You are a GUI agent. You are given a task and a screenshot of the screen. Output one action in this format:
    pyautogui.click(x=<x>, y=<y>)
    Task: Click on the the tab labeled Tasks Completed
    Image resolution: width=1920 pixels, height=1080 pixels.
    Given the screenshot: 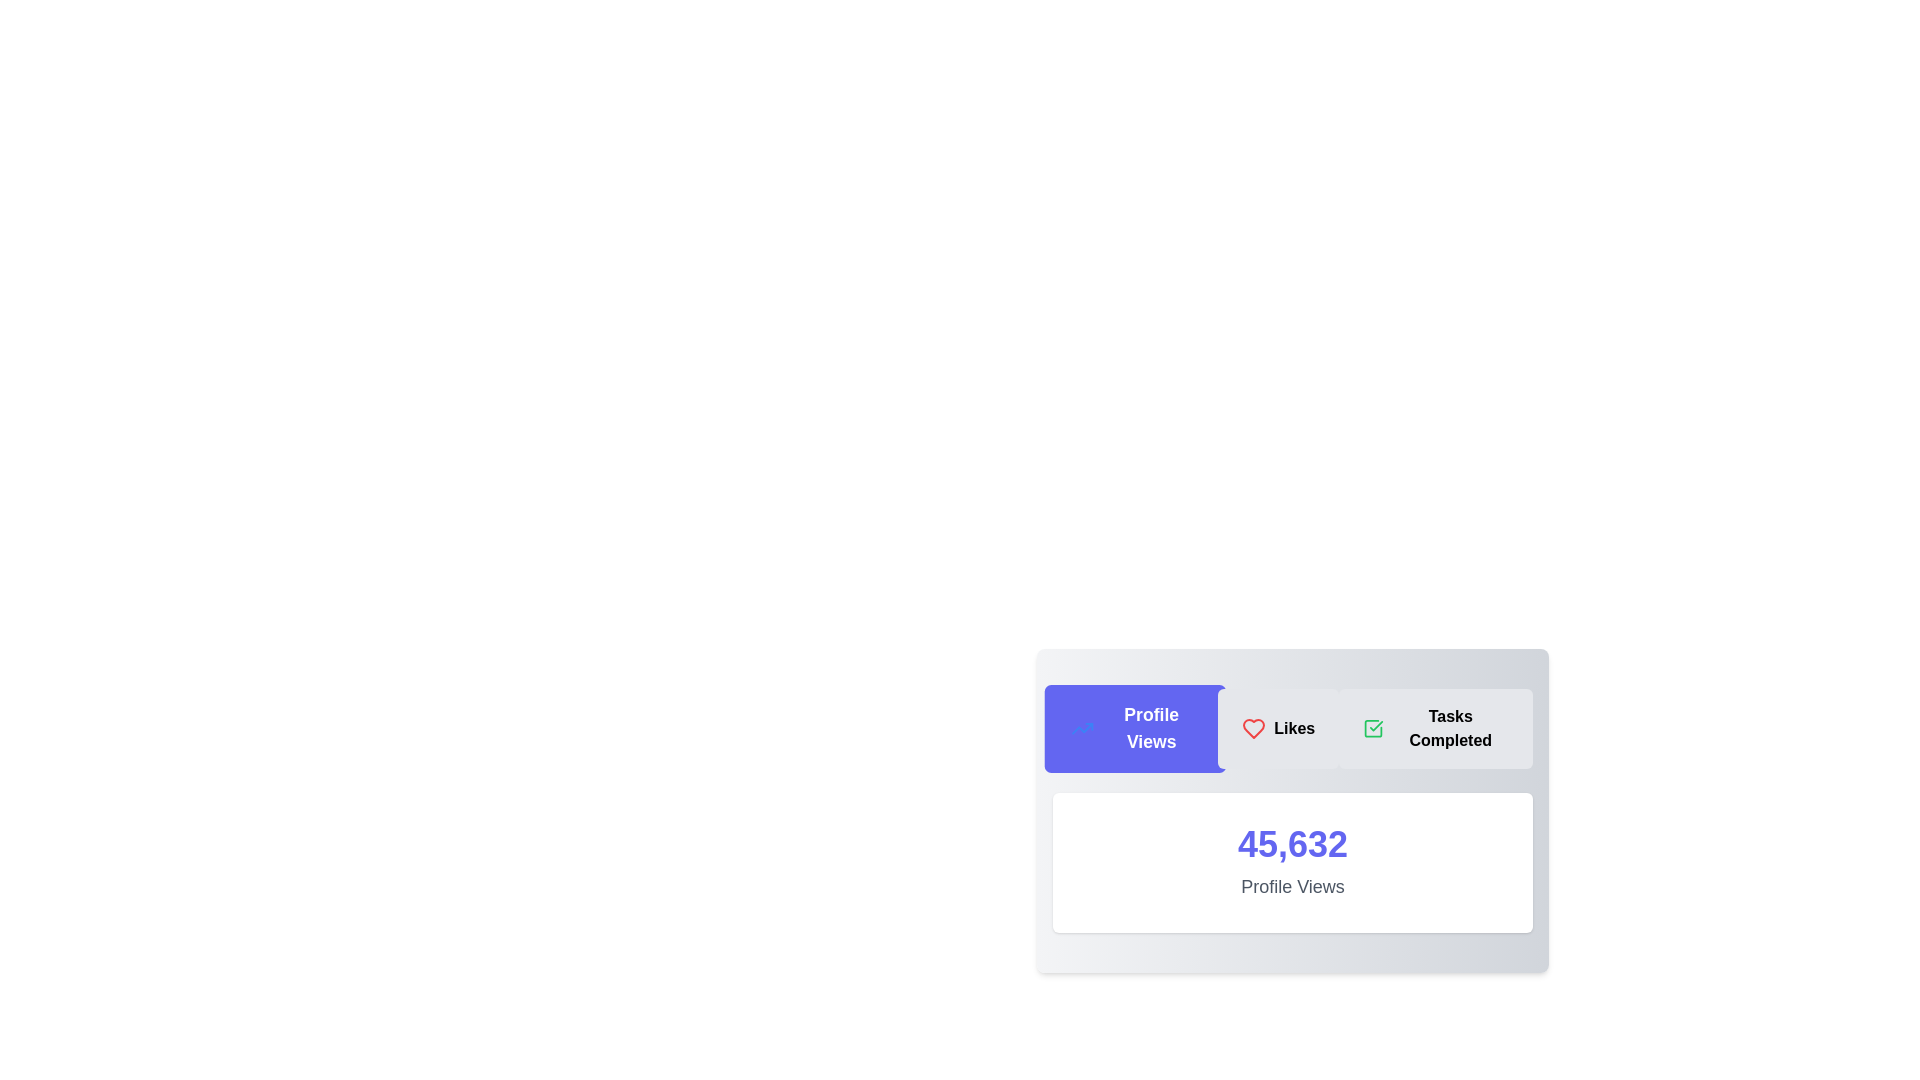 What is the action you would take?
    pyautogui.click(x=1435, y=729)
    